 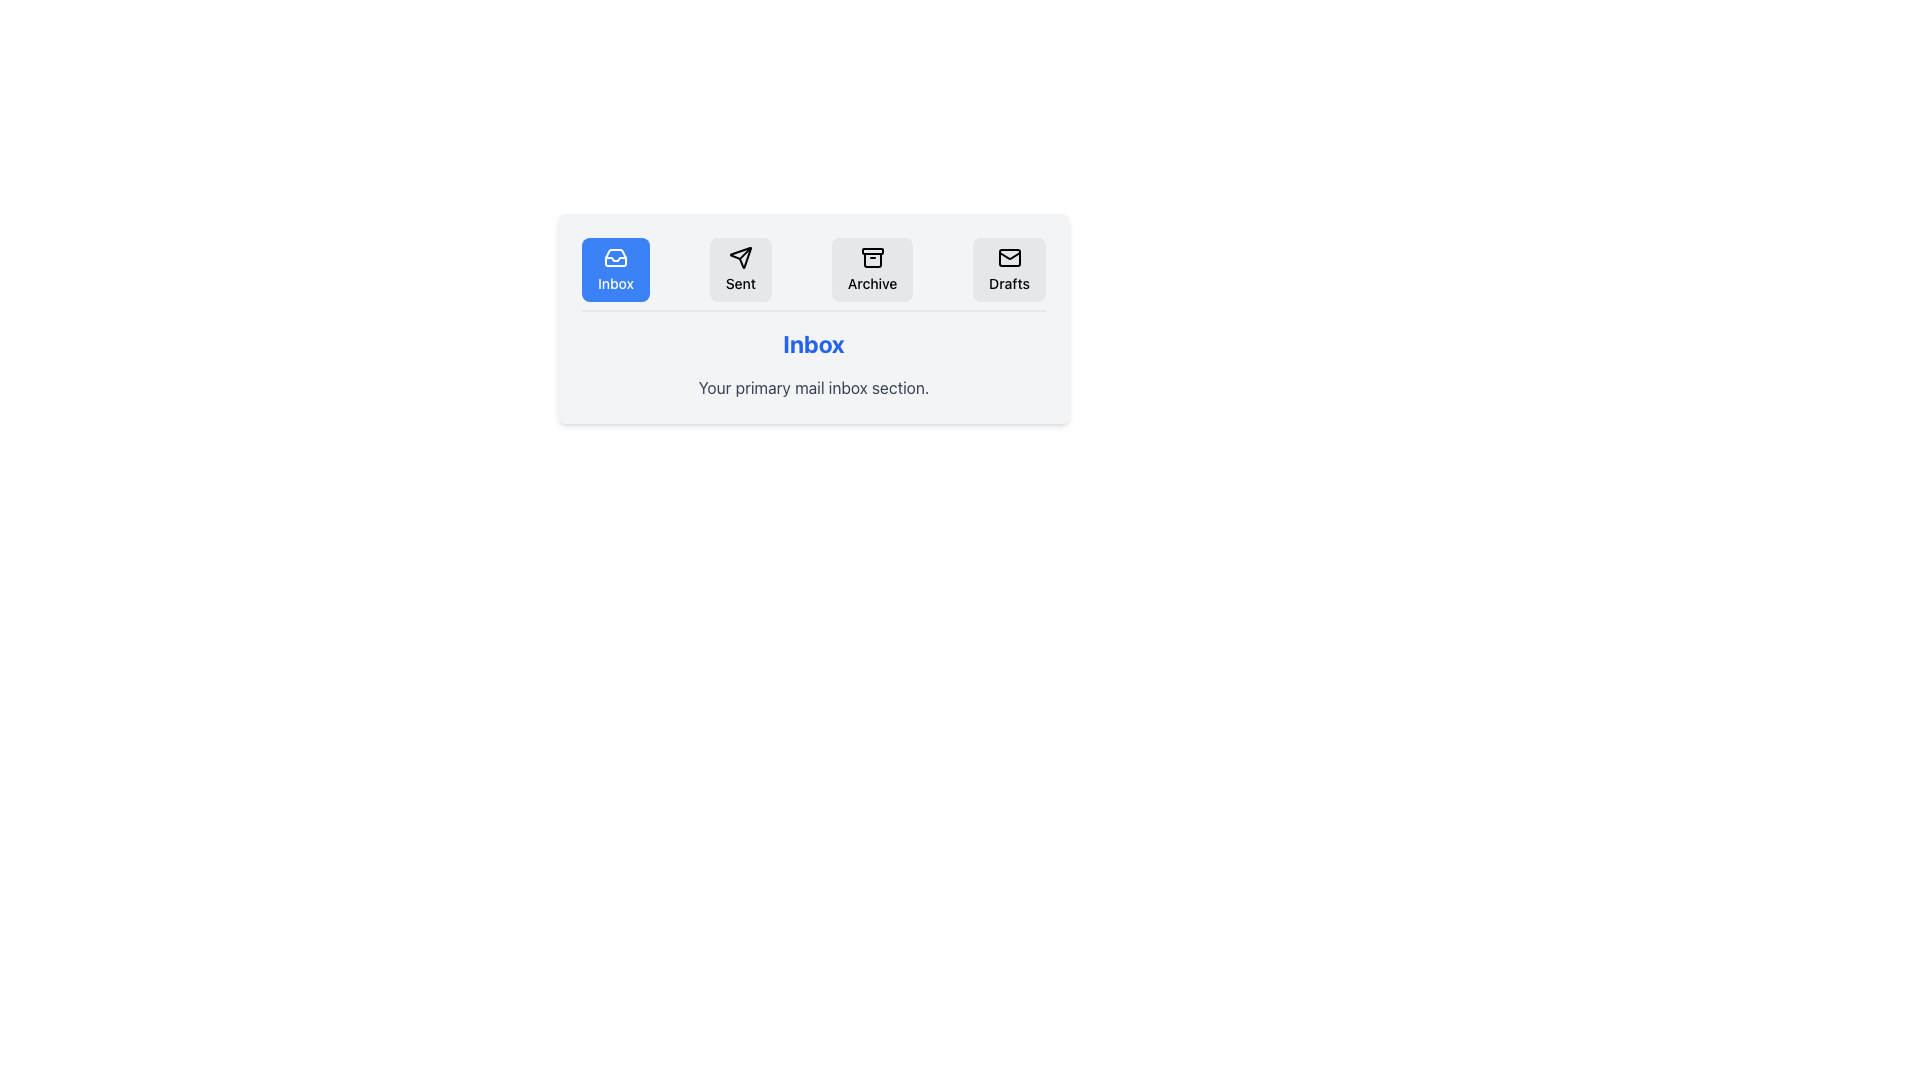 I want to click on the 'Archive' button, which contains a smaller text label saying 'Archive', located in the lower section of the button, the third button from the left in a row of four similar buttons, so click(x=872, y=284).